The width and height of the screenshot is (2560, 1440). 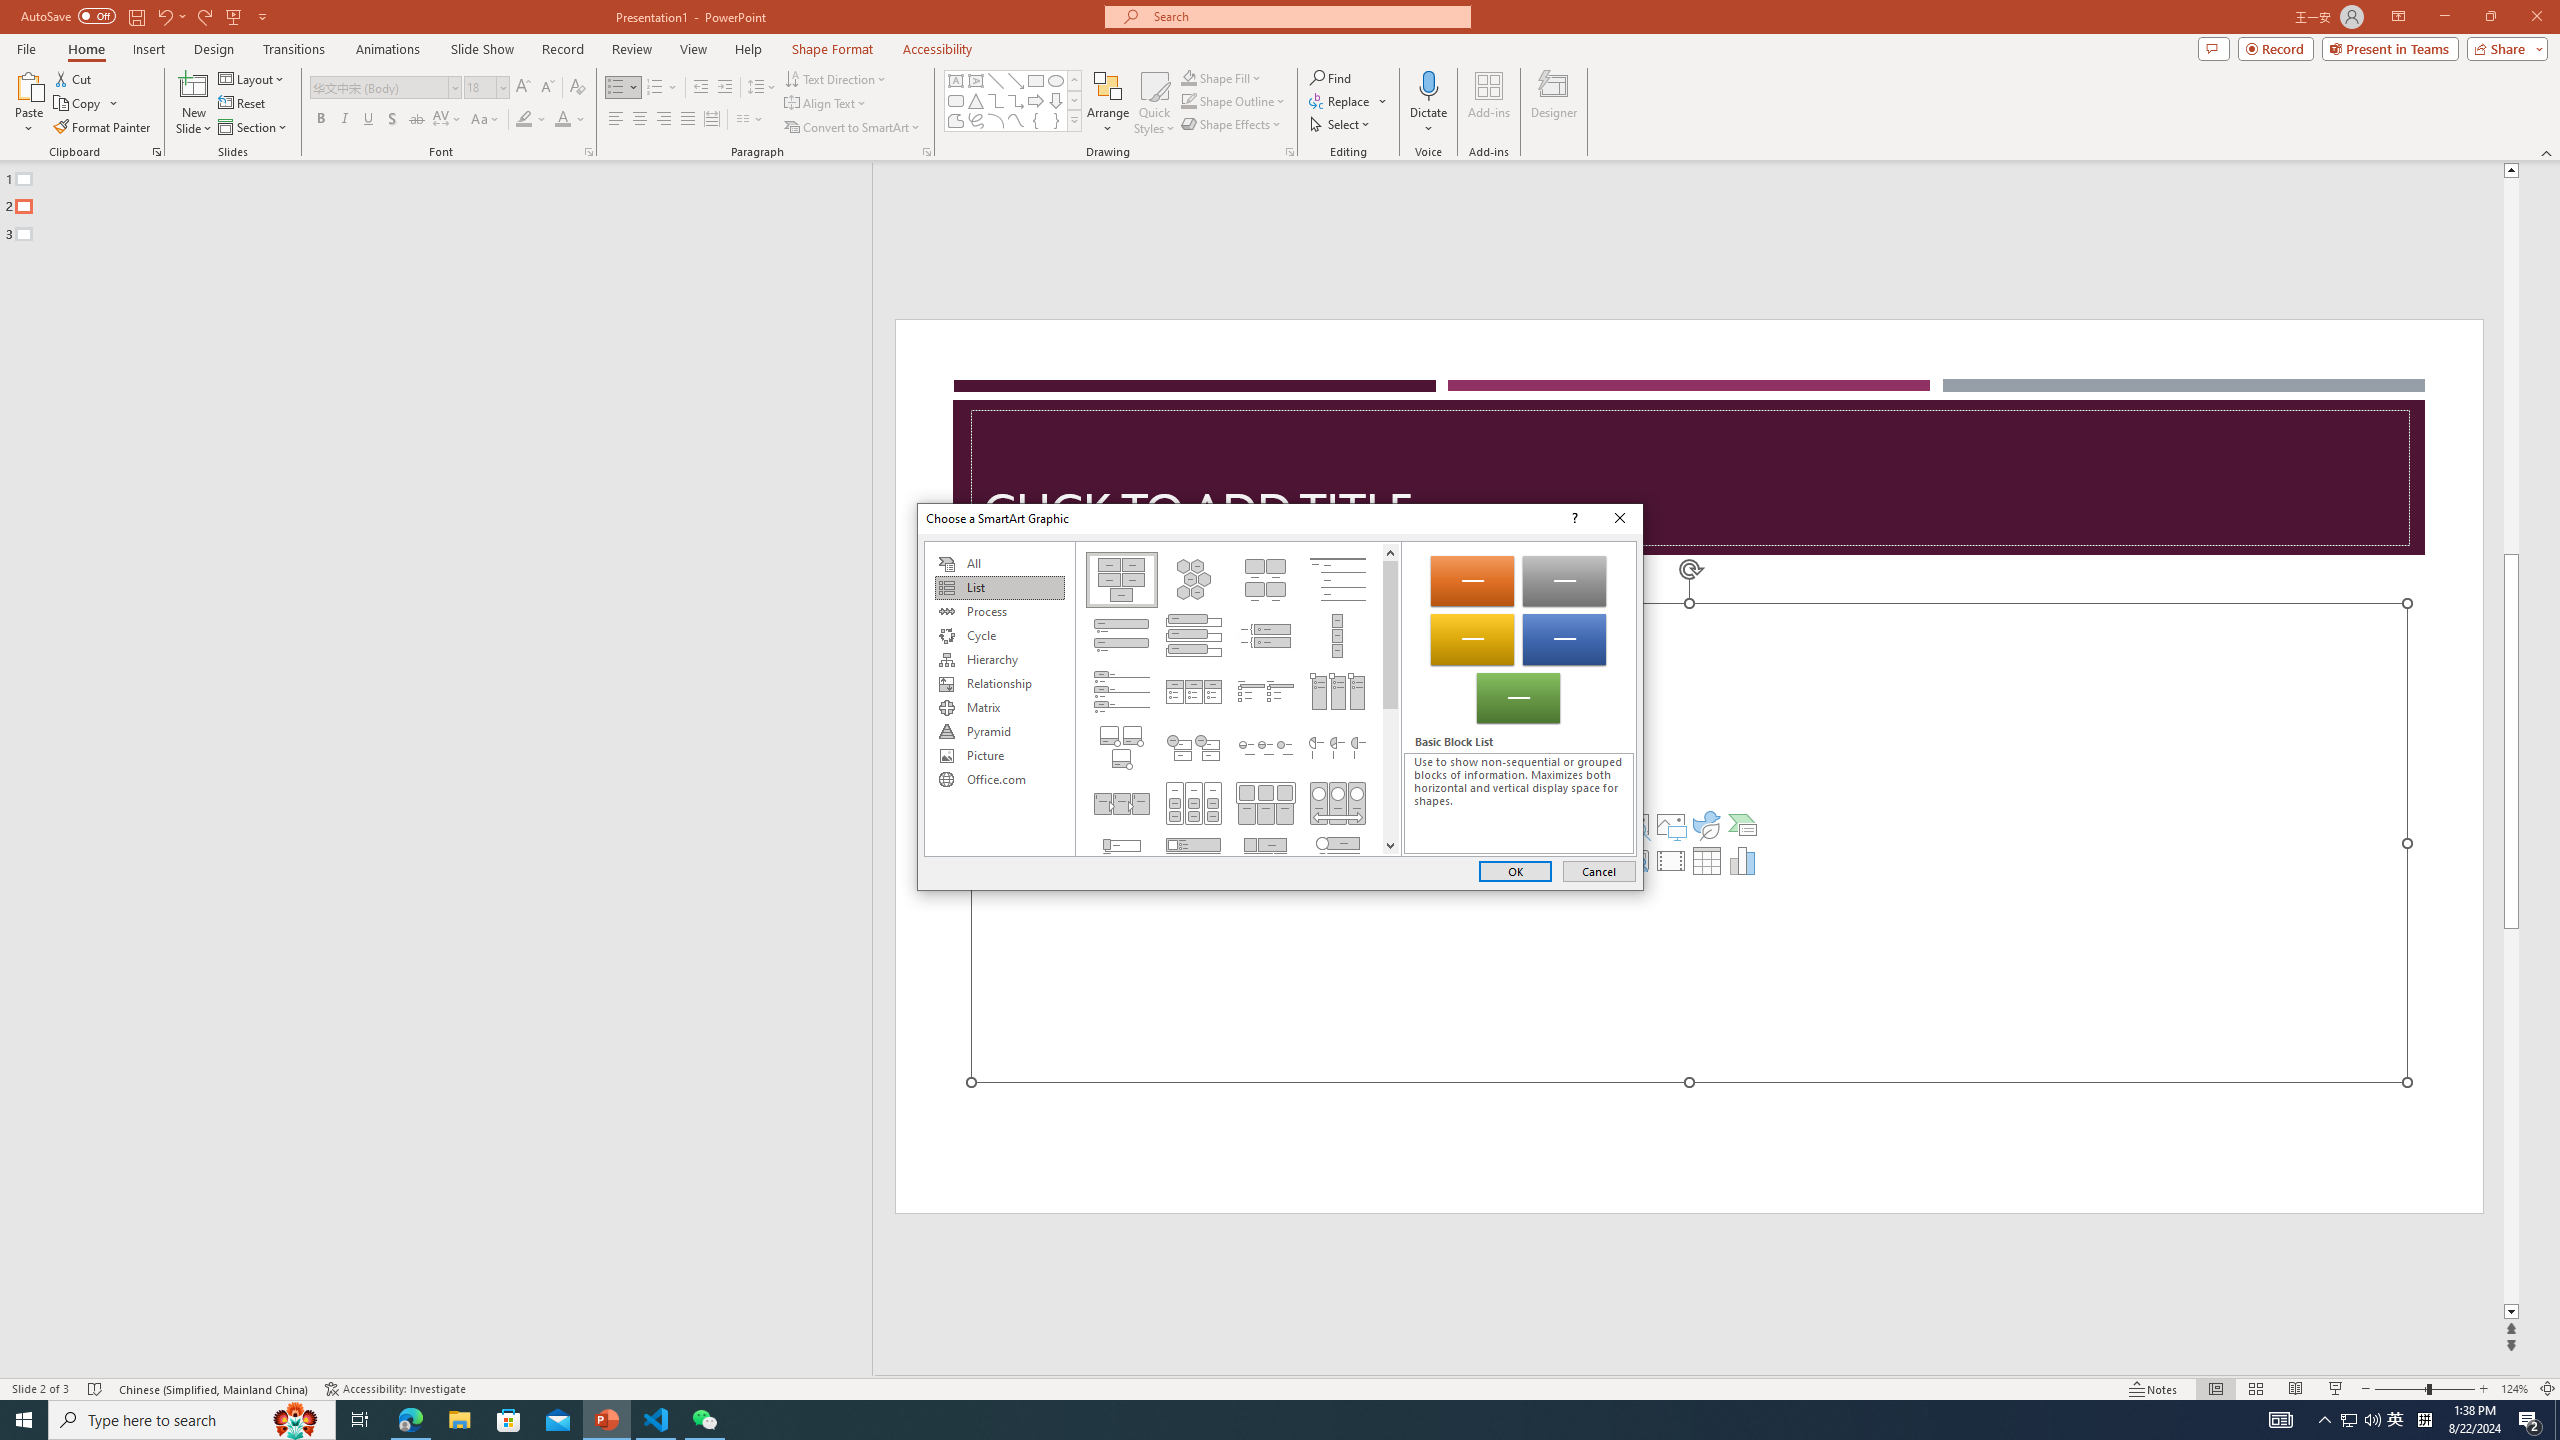 What do you see at coordinates (1573, 518) in the screenshot?
I see `'Context help'` at bounding box center [1573, 518].